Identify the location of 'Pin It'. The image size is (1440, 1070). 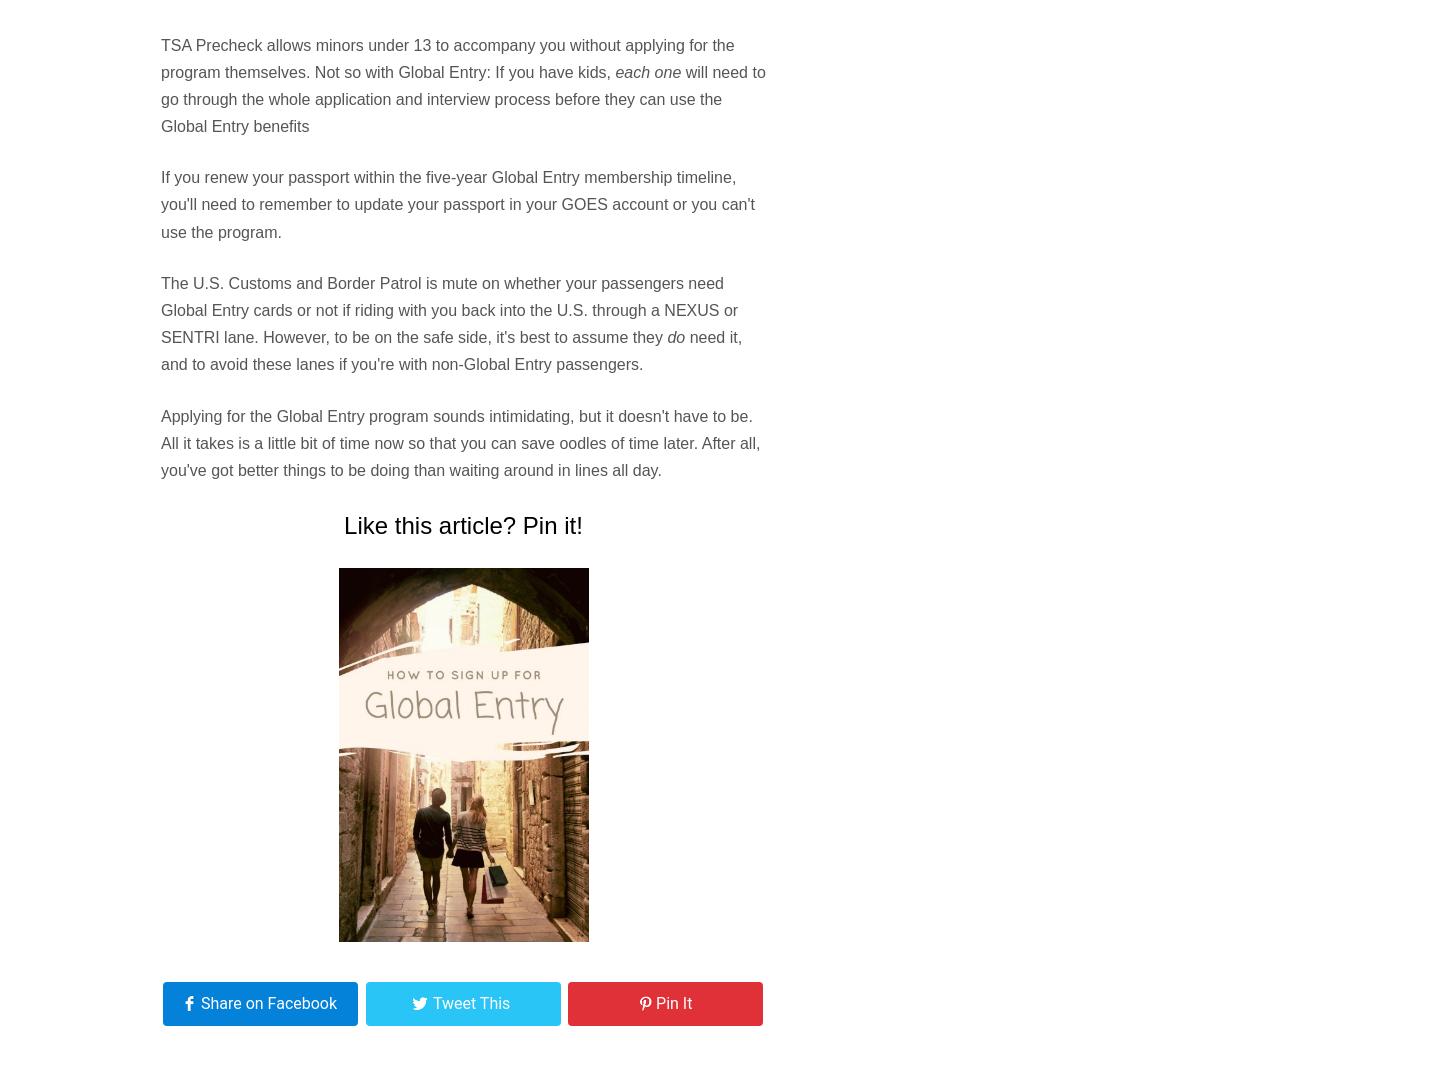
(674, 1003).